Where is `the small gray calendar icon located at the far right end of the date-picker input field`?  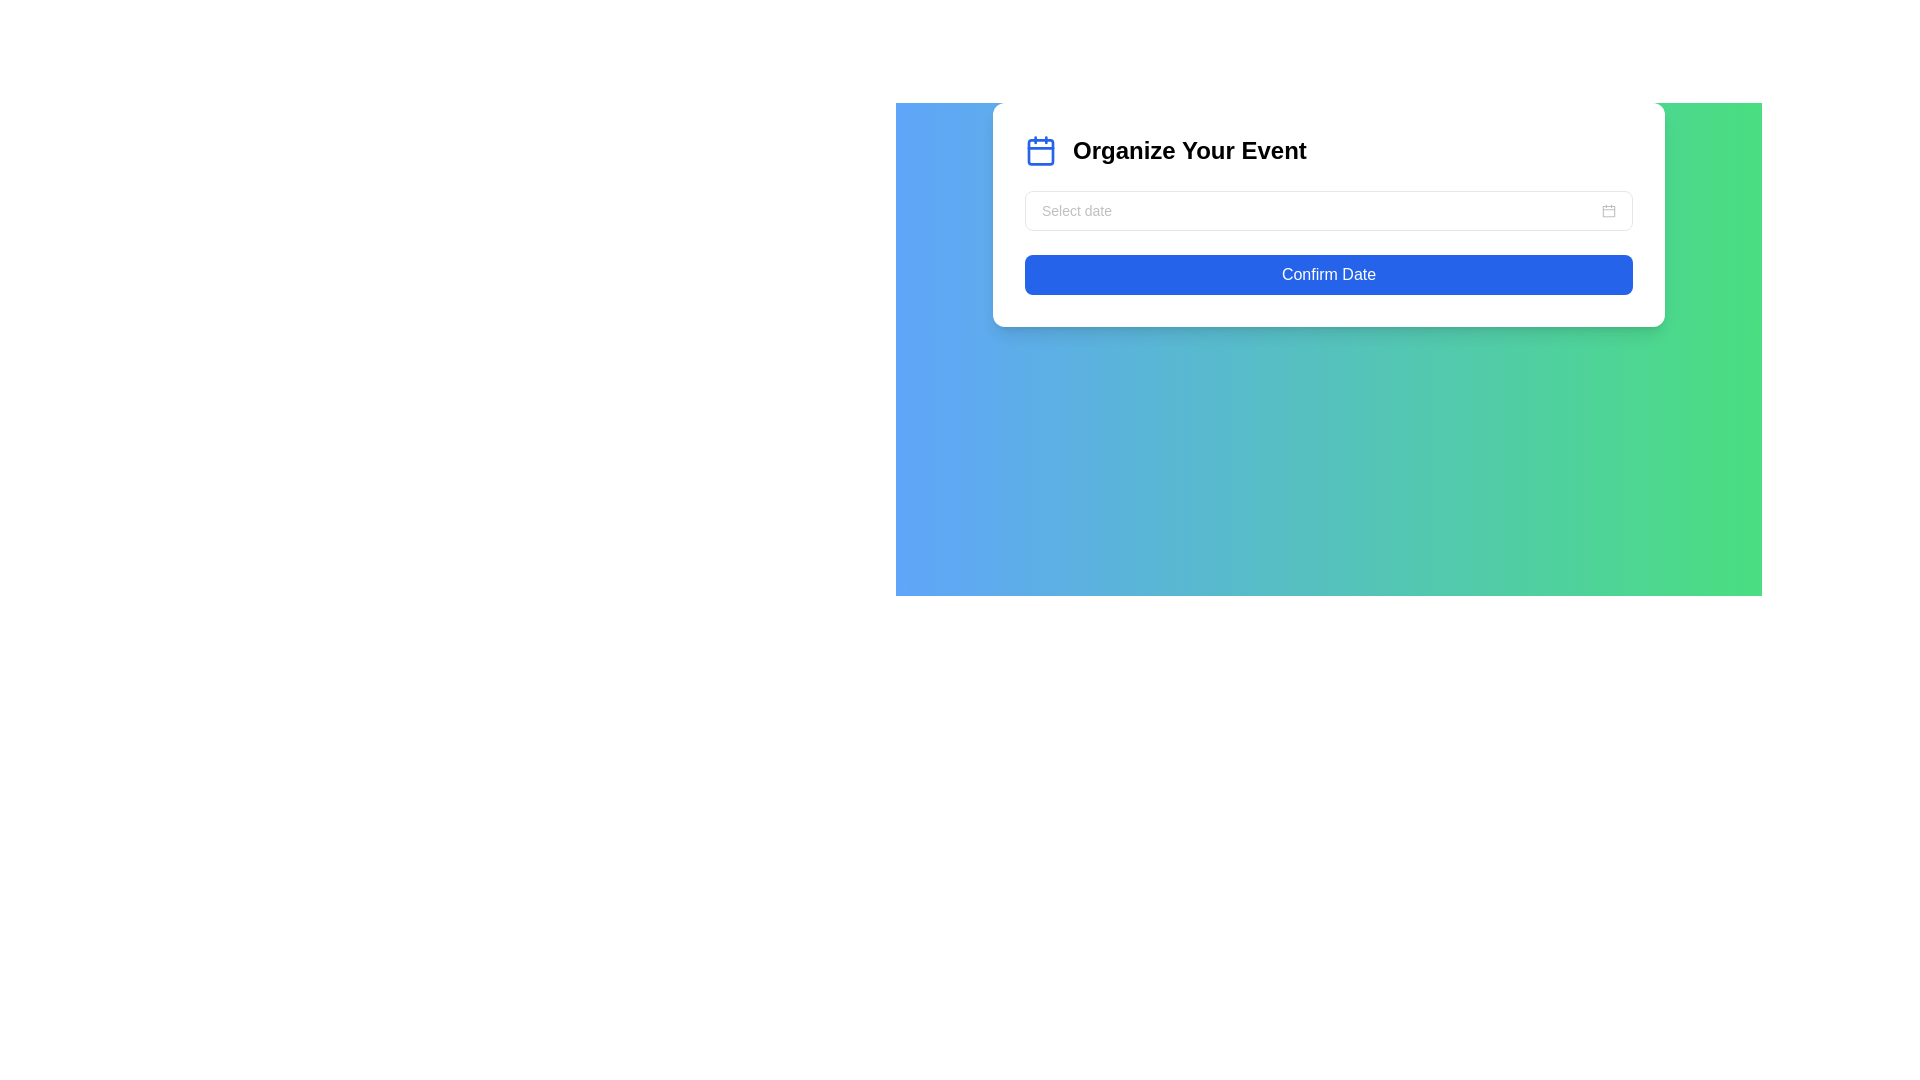
the small gray calendar icon located at the far right end of the date-picker input field is located at coordinates (1608, 211).